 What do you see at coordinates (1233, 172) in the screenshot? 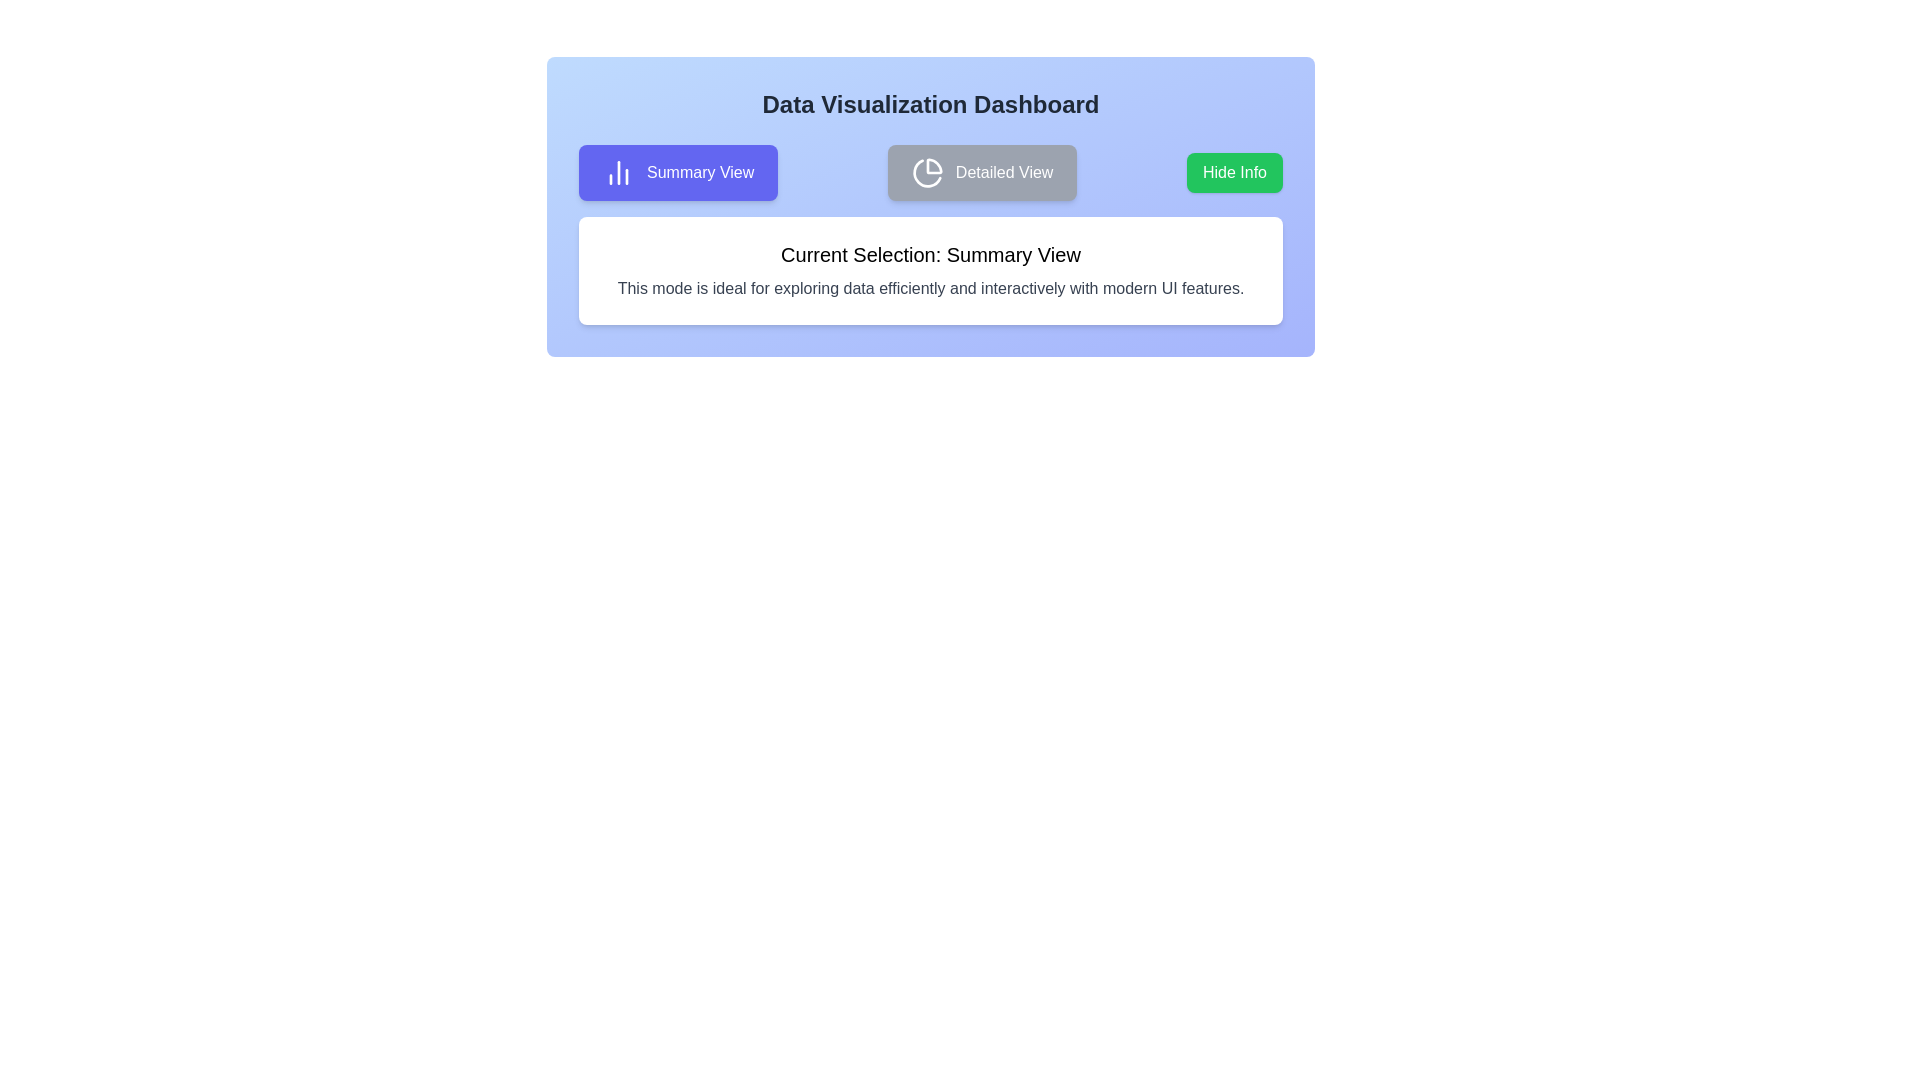
I see `the 'Hide Info' button to toggle the information display` at bounding box center [1233, 172].